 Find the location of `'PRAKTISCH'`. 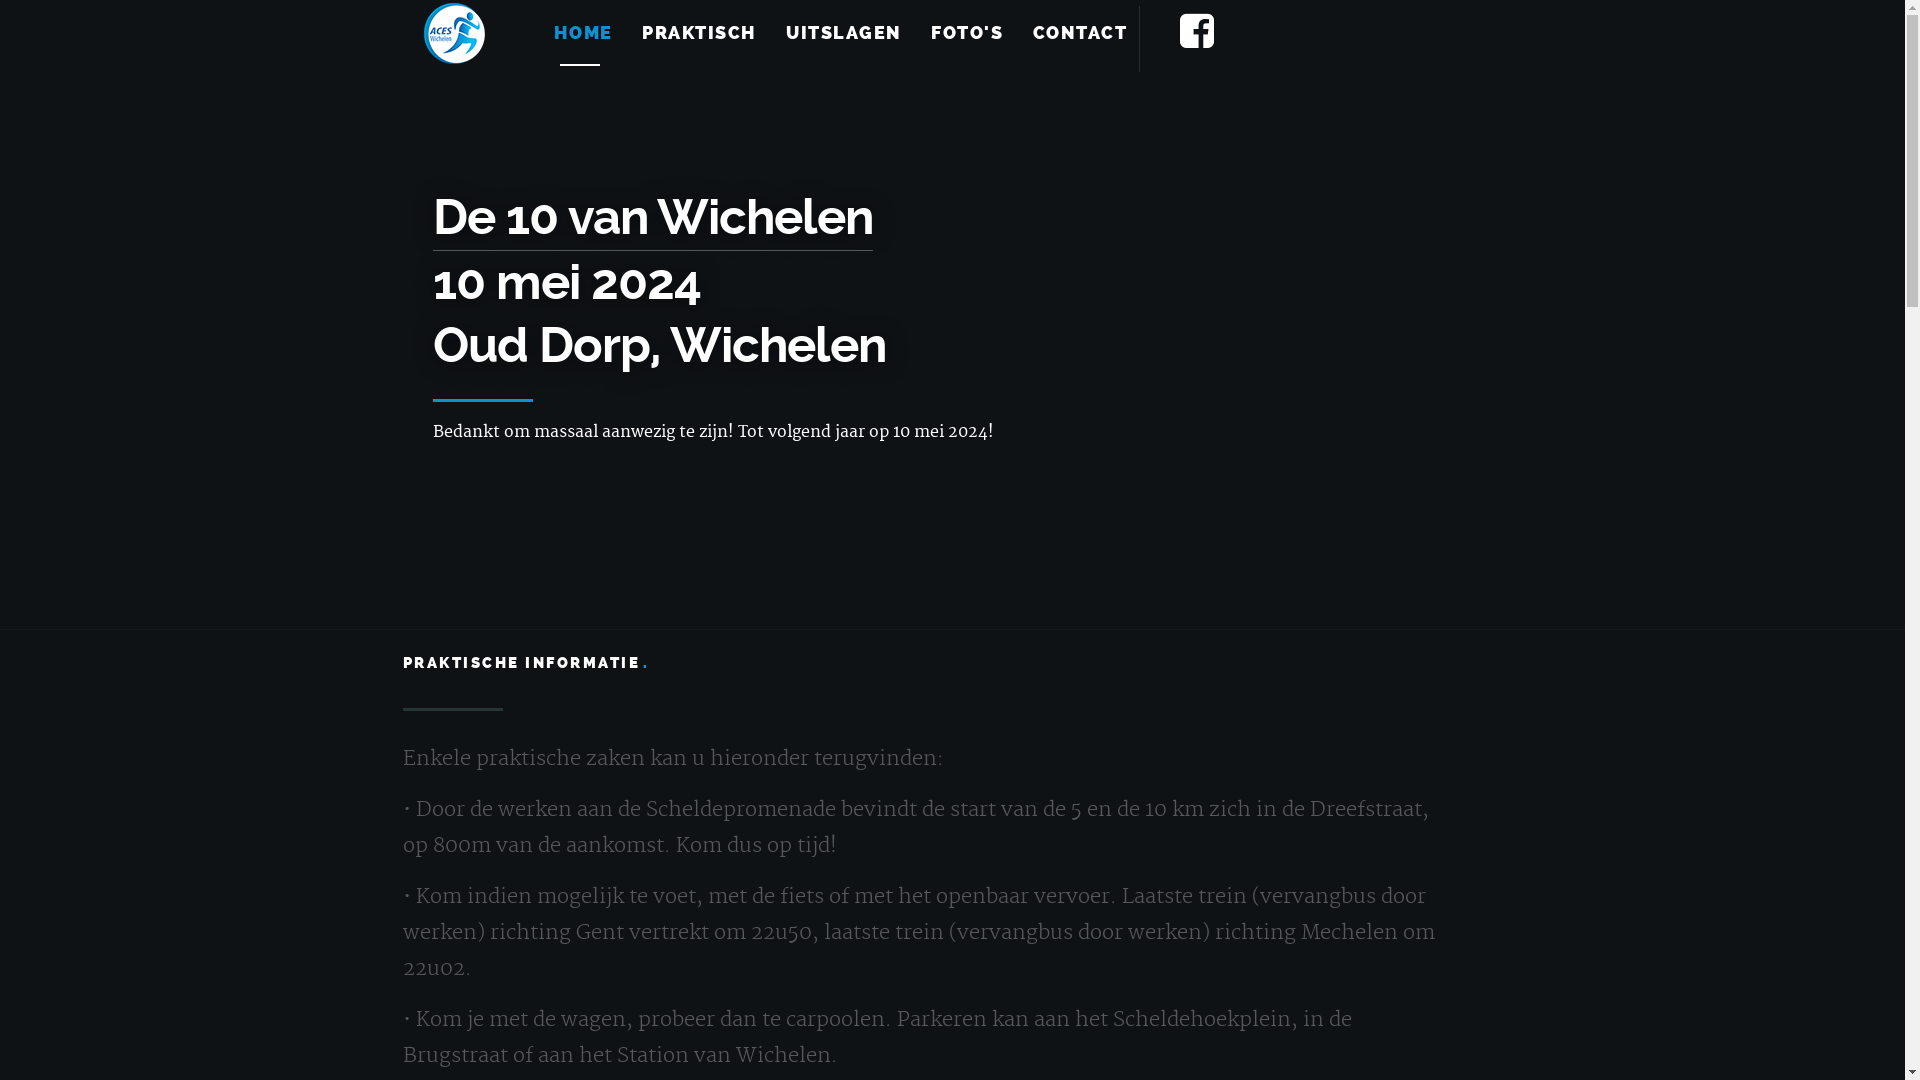

'PRAKTISCH' is located at coordinates (699, 33).